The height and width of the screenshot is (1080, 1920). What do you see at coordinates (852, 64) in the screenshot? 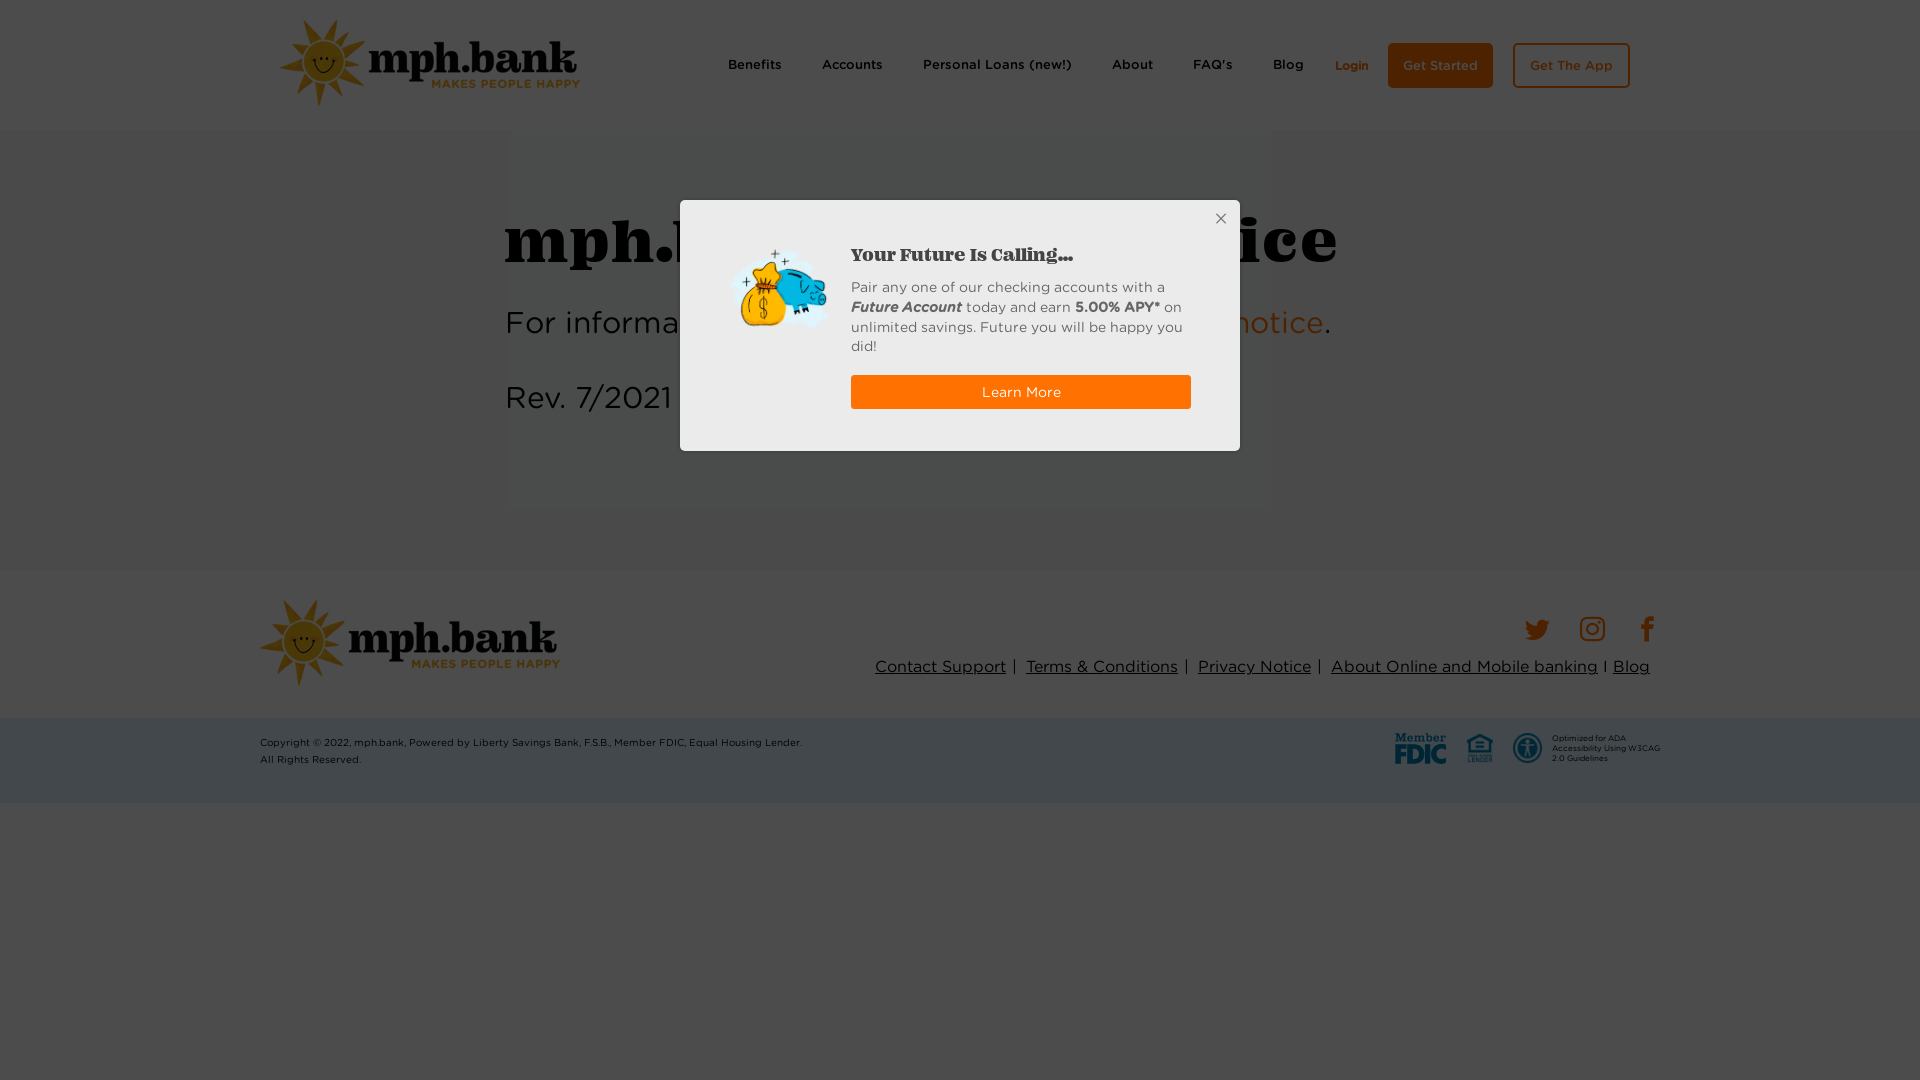
I see `'Accounts'` at bounding box center [852, 64].